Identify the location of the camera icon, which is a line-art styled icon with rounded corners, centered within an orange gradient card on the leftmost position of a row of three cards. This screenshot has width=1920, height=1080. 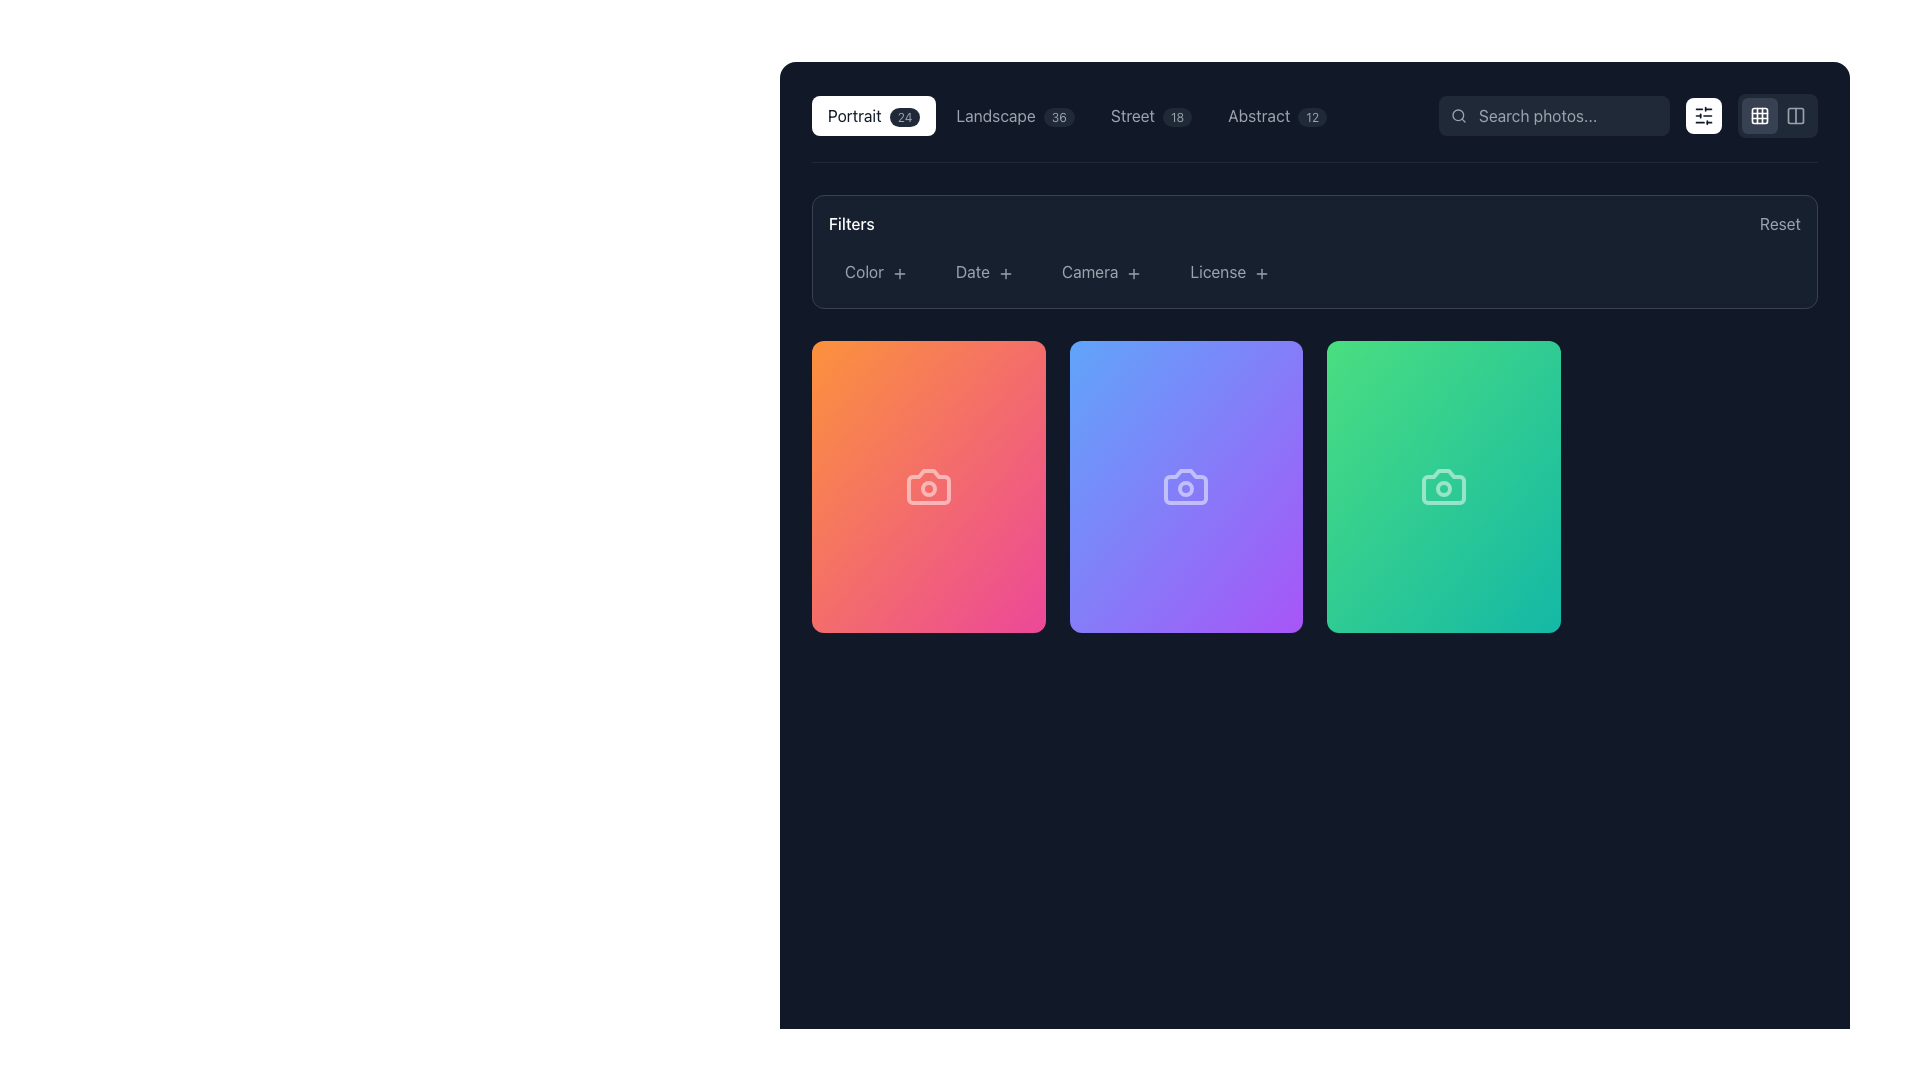
(927, 486).